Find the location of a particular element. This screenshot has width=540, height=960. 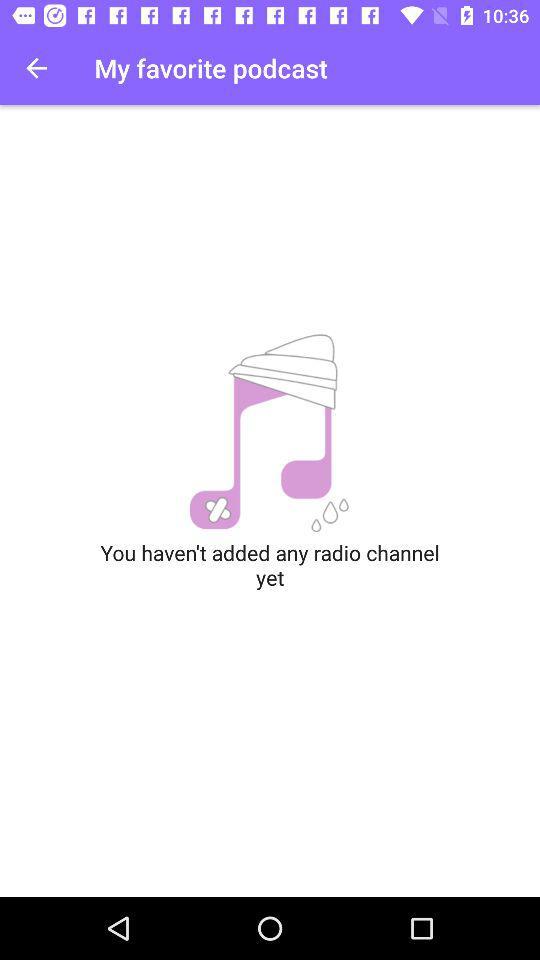

item to the left of the my favorite podcast is located at coordinates (36, 68).